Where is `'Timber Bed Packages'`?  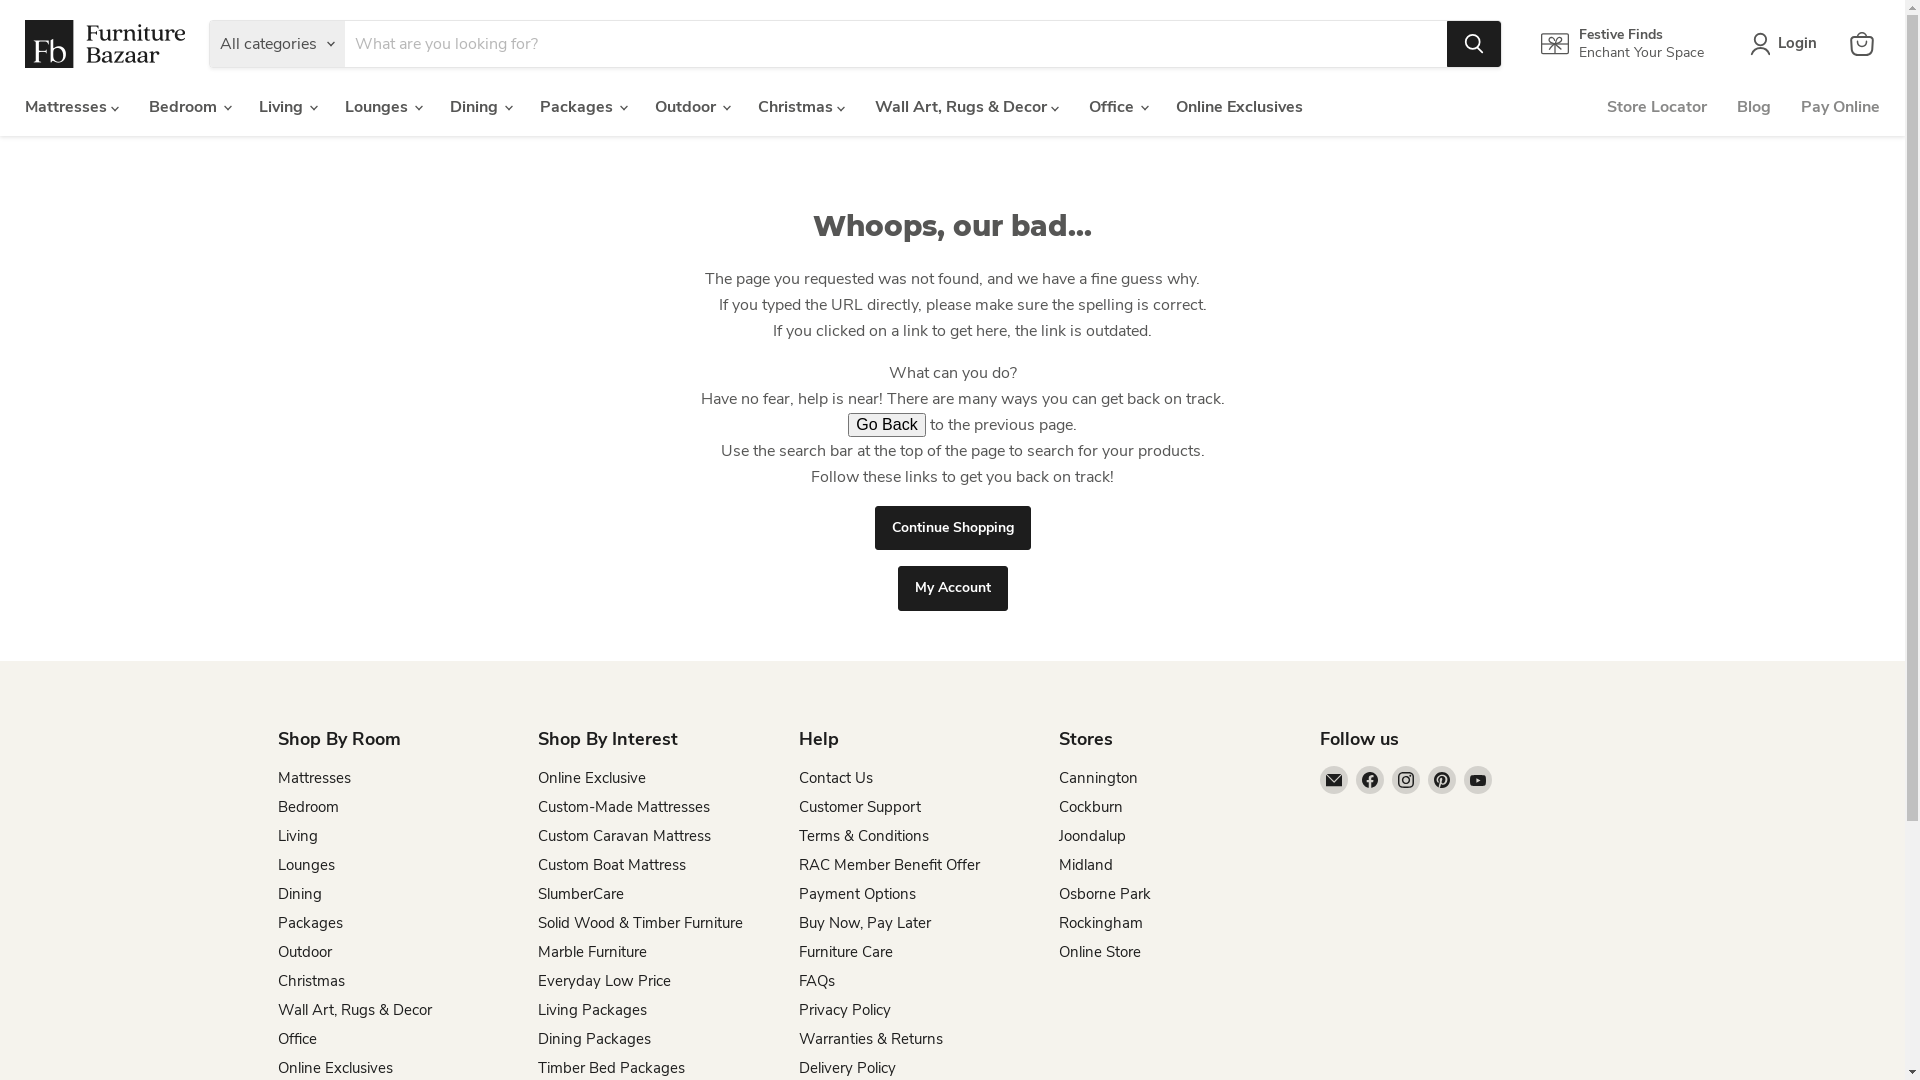
'Timber Bed Packages' is located at coordinates (610, 1067).